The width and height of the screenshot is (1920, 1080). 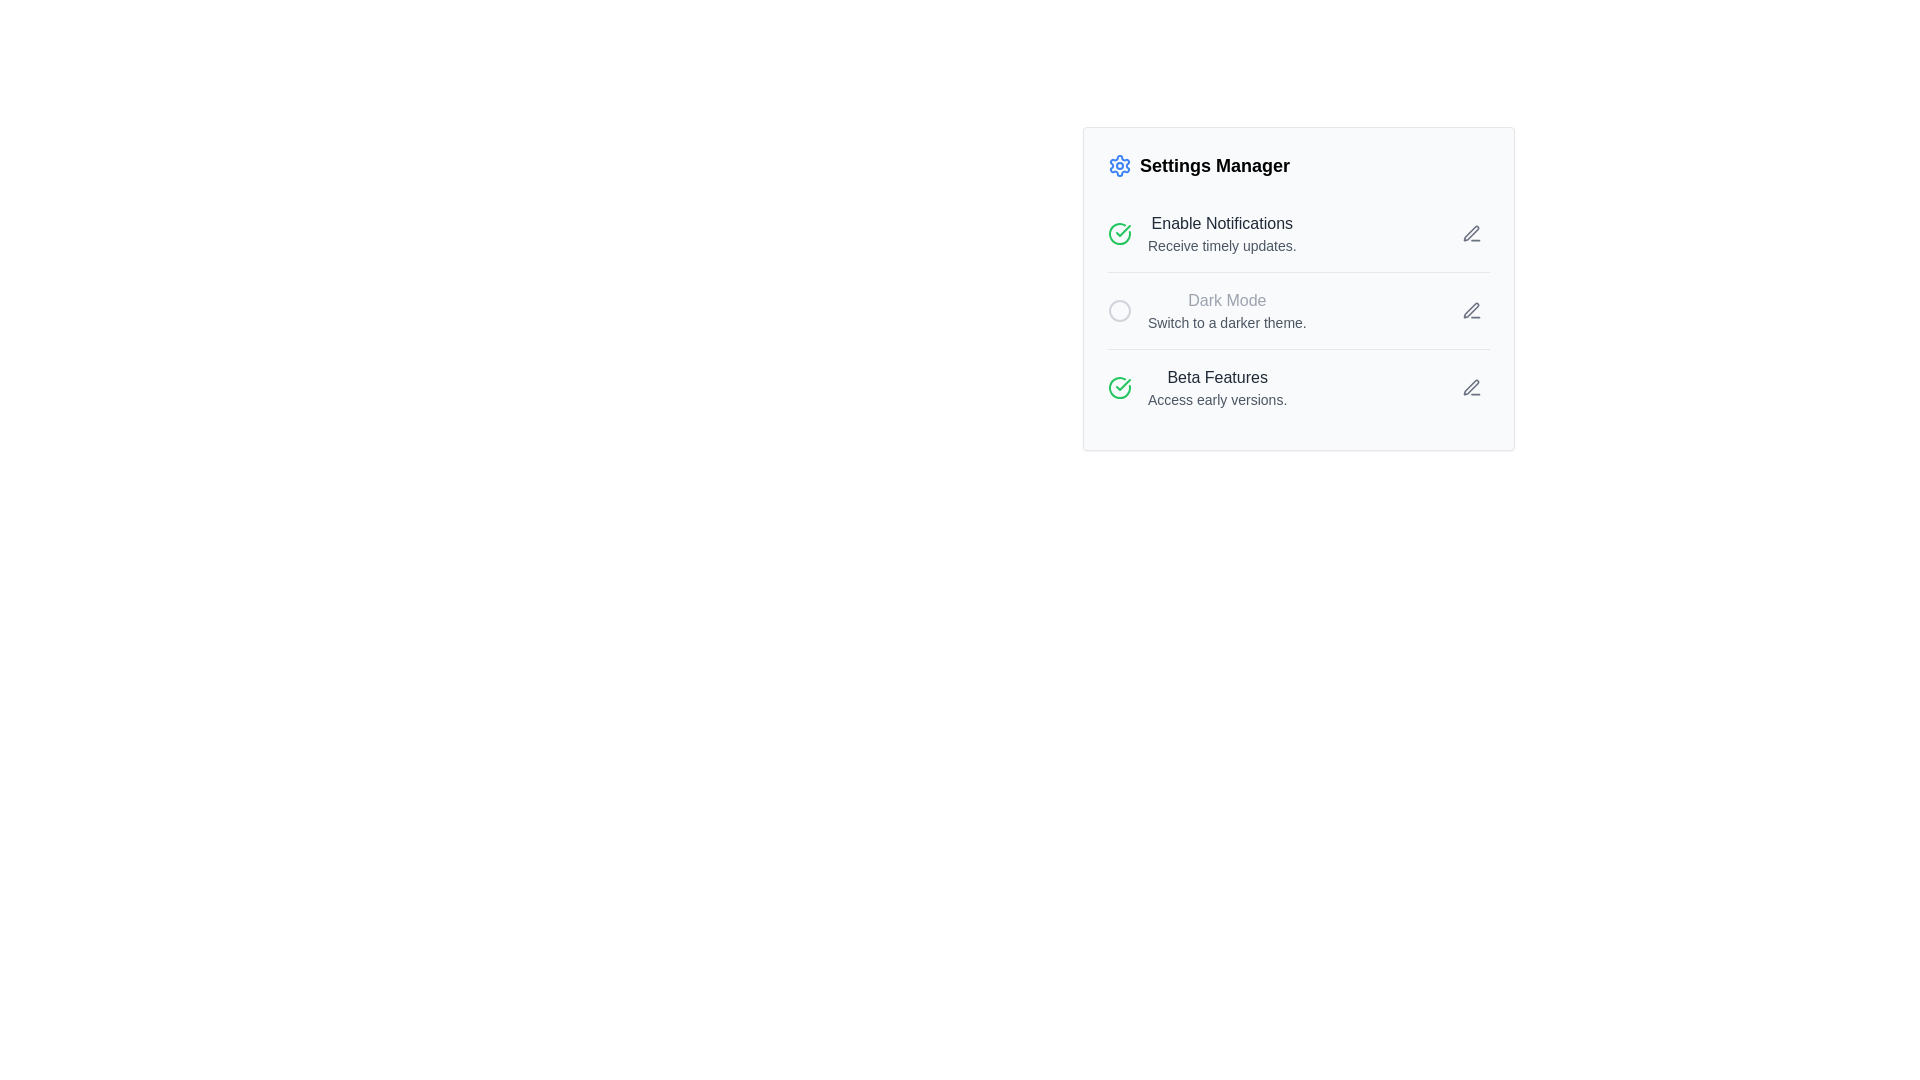 I want to click on the text label that serves as the title for the dark mode setting option, which is centrally aligned above the subtitle 'Switch to a darker theme.', so click(x=1226, y=300).